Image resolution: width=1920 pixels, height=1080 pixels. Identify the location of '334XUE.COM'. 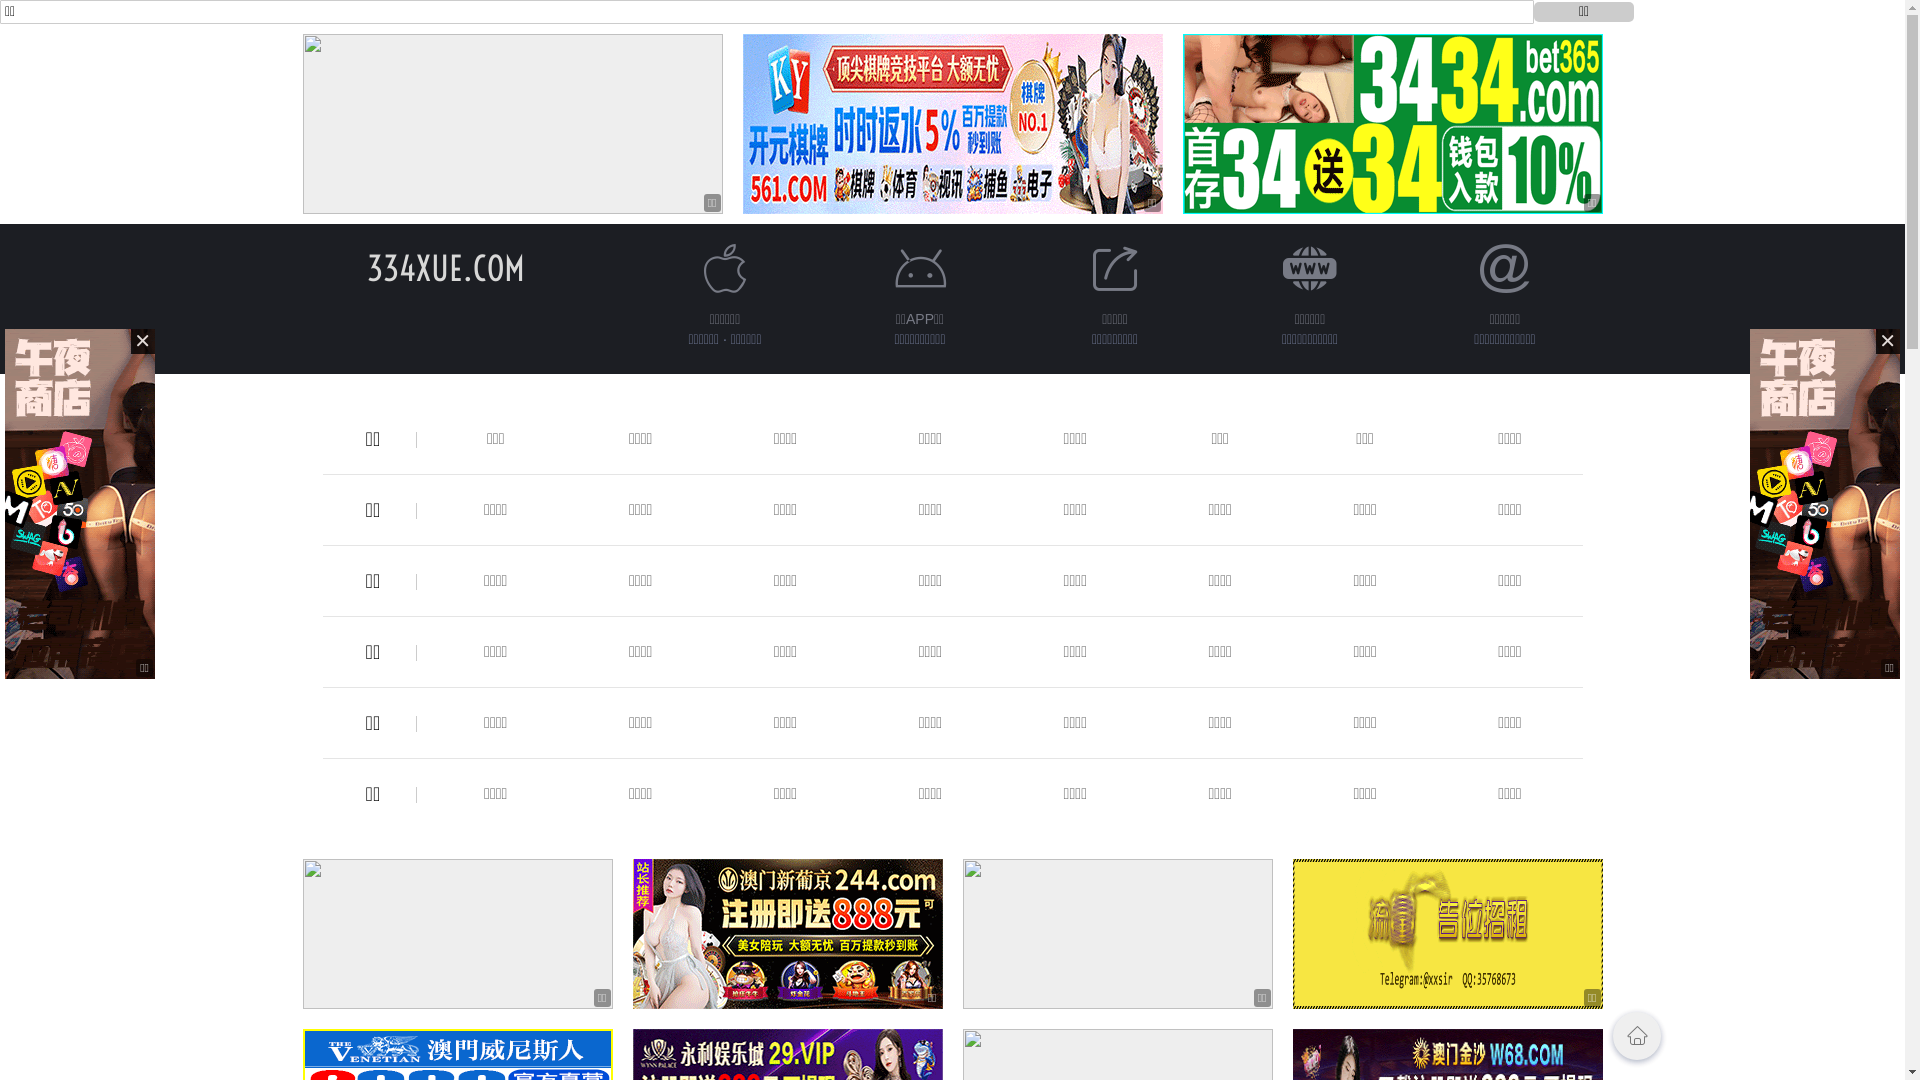
(444, 267).